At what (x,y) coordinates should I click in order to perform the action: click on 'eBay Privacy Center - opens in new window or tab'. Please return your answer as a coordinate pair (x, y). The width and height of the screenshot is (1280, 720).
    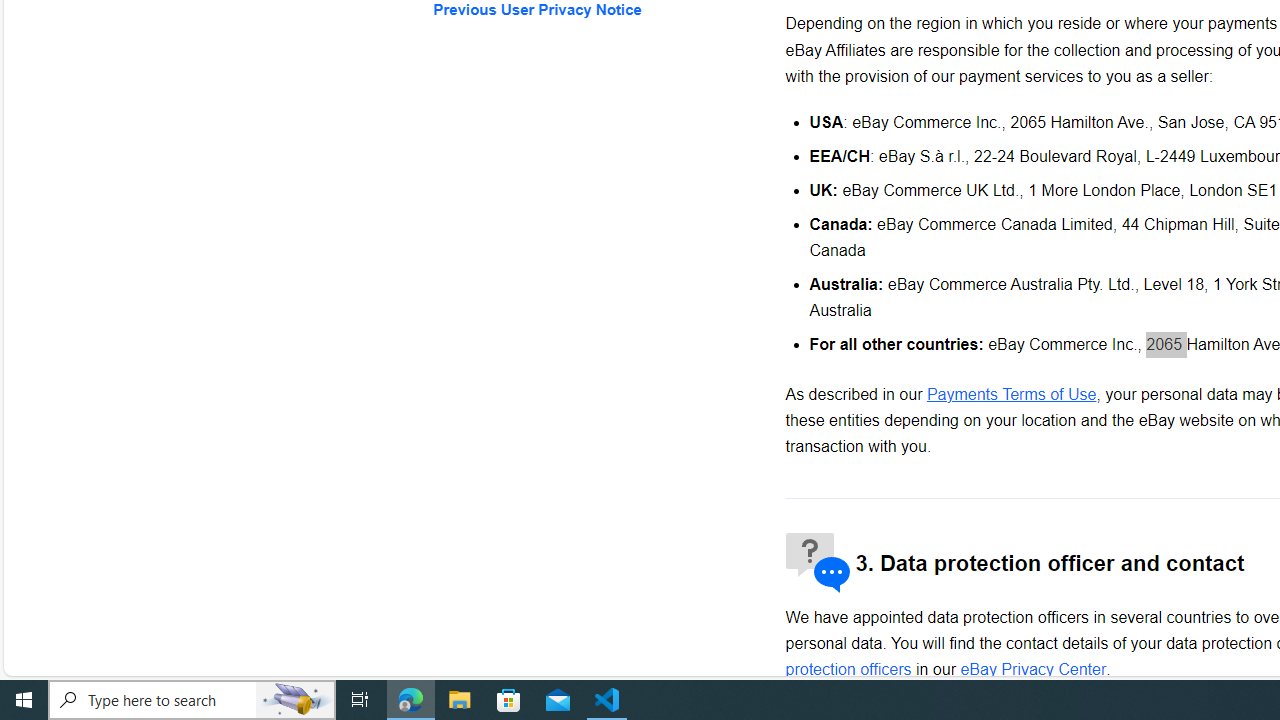
    Looking at the image, I should click on (1033, 669).